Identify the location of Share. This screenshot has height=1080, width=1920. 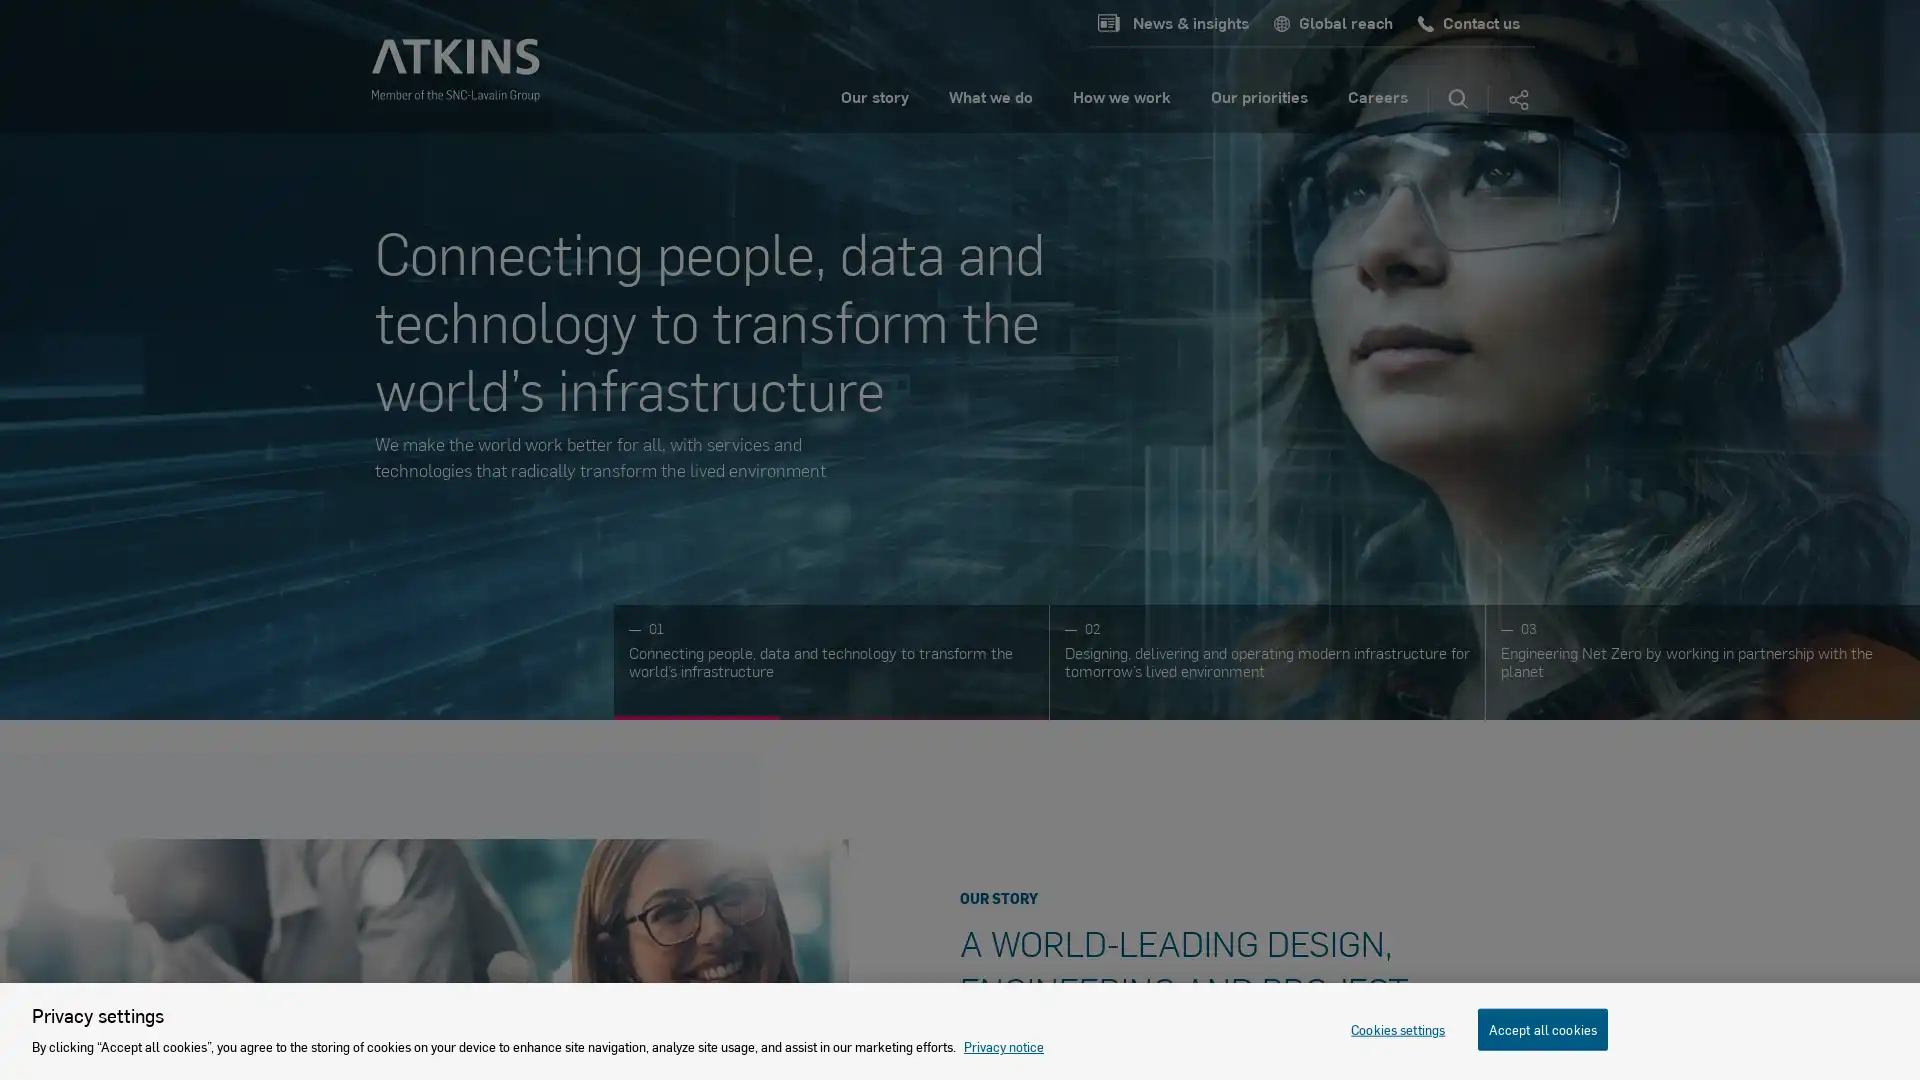
(1517, 100).